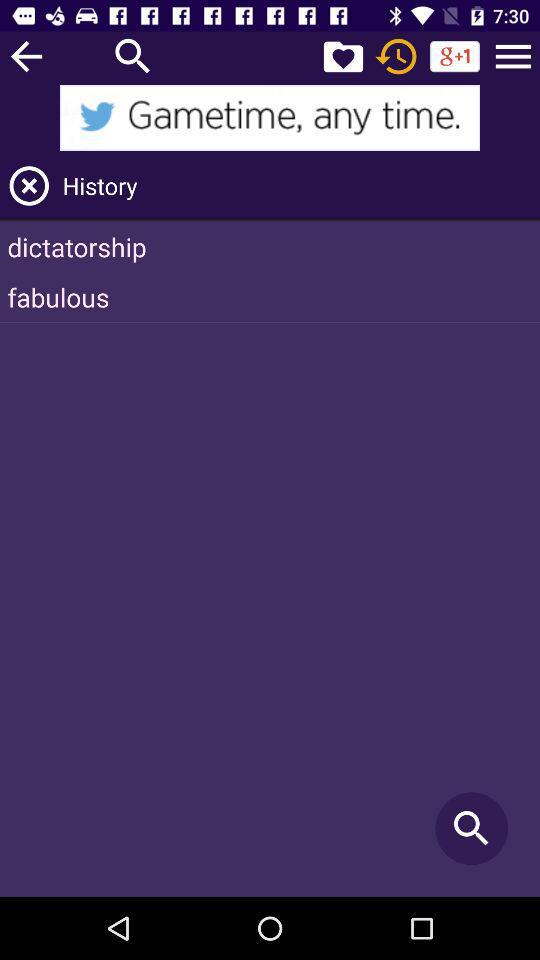 The width and height of the screenshot is (540, 960). What do you see at coordinates (342, 55) in the screenshot?
I see `see favorites` at bounding box center [342, 55].